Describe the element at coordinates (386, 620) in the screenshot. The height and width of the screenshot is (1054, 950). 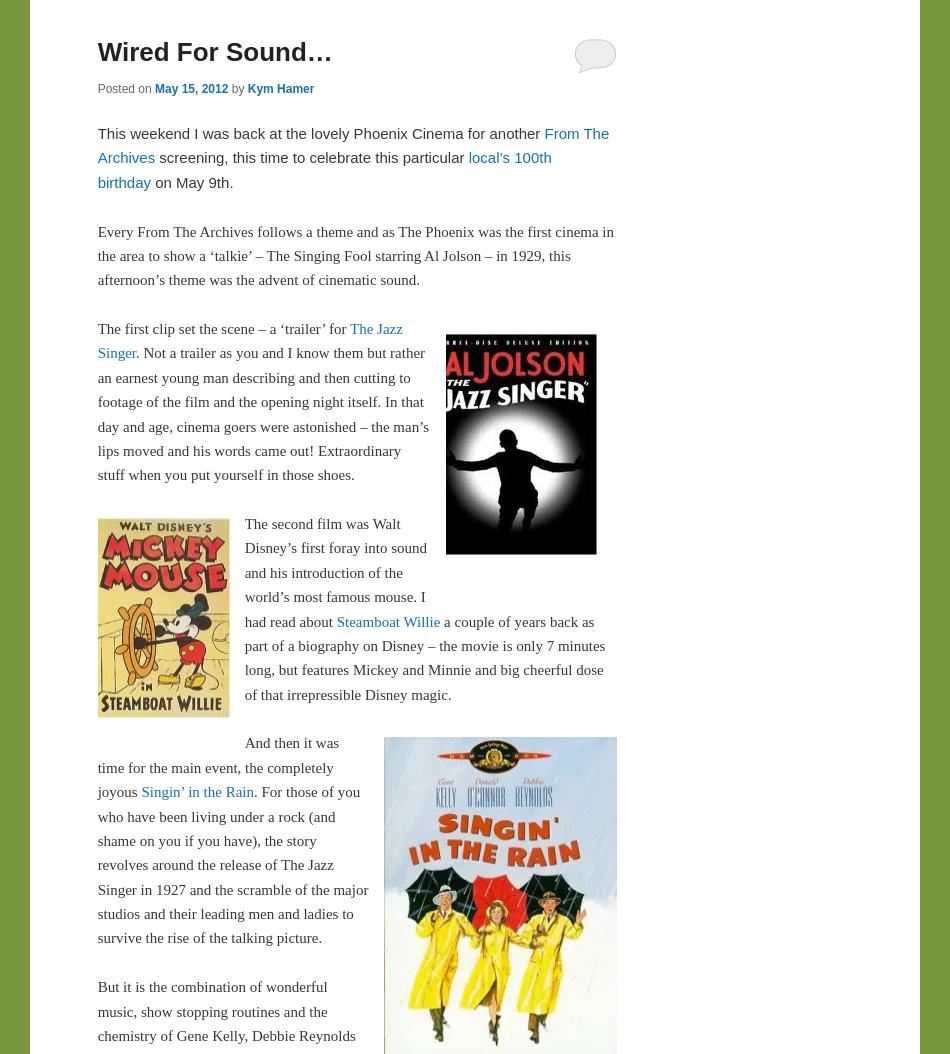
I see `'Steamboat Willie'` at that location.